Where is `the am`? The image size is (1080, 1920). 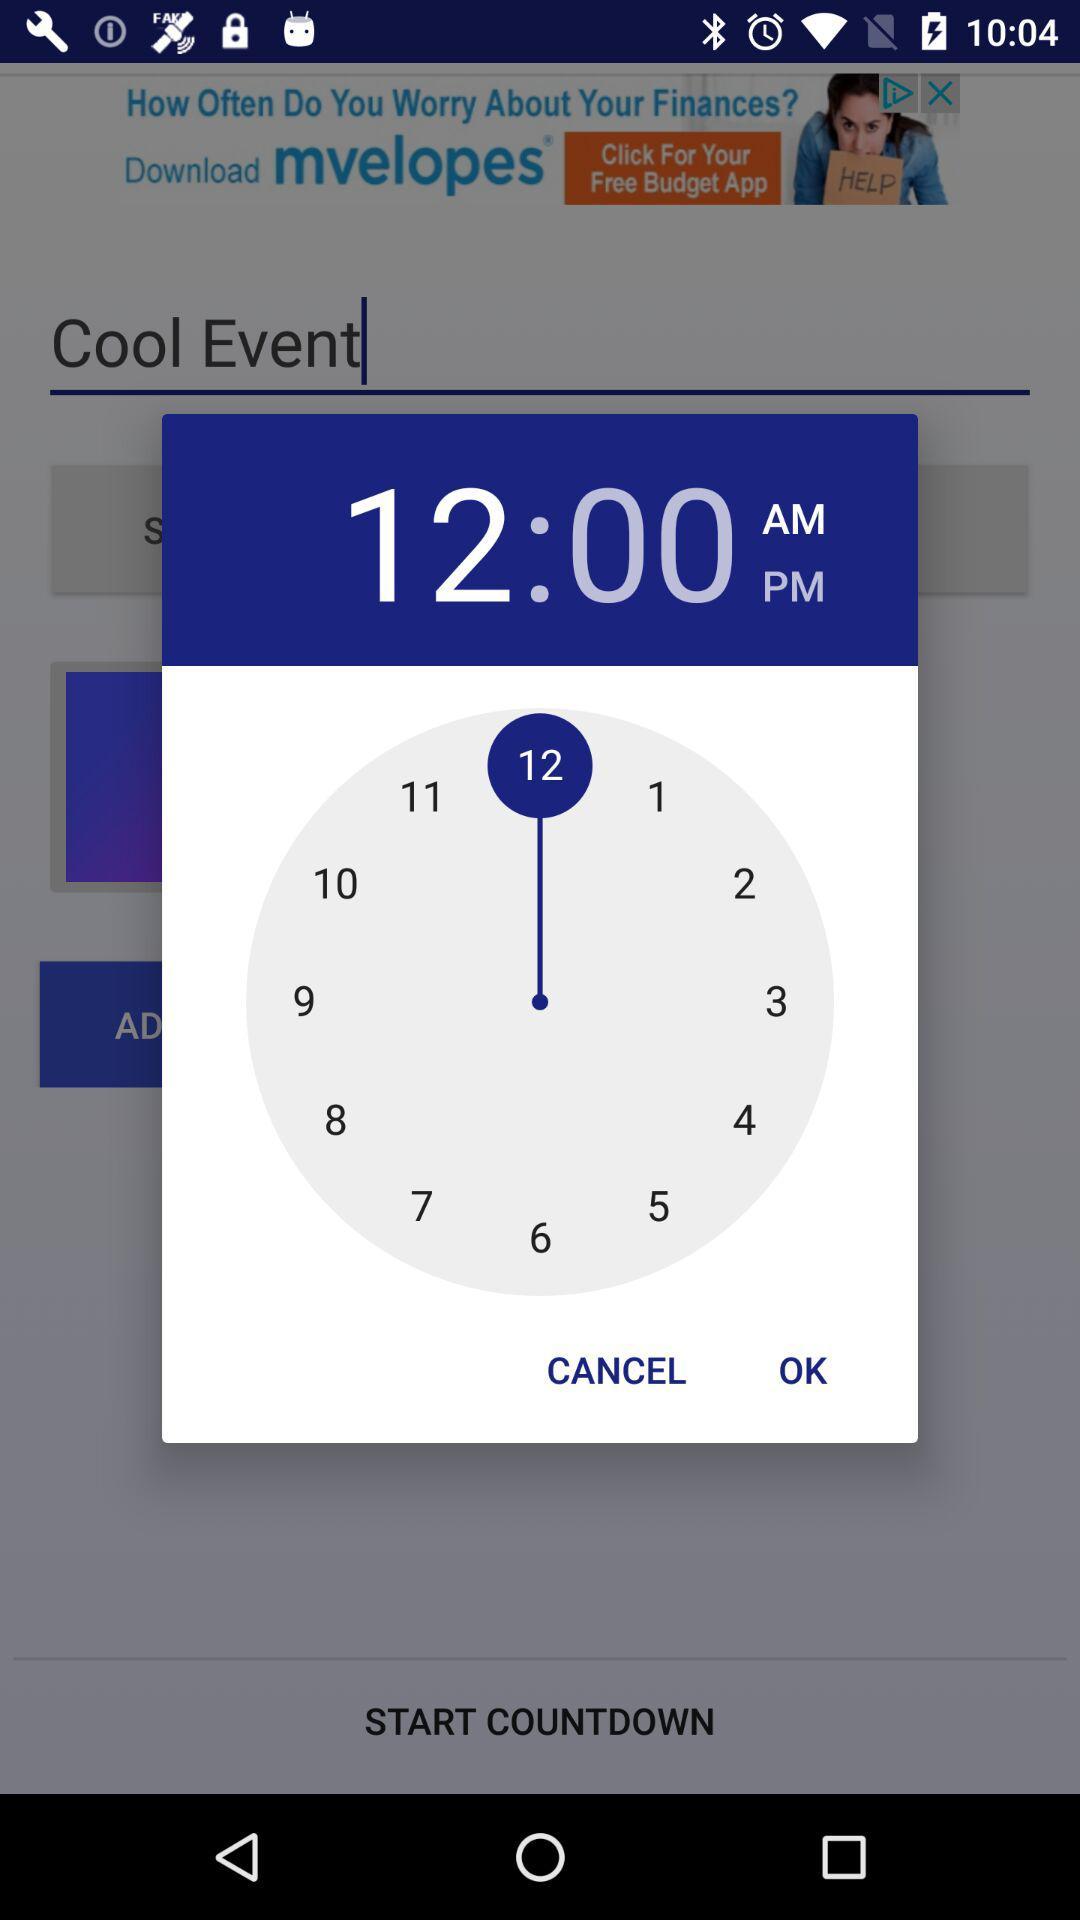
the am is located at coordinates (793, 512).